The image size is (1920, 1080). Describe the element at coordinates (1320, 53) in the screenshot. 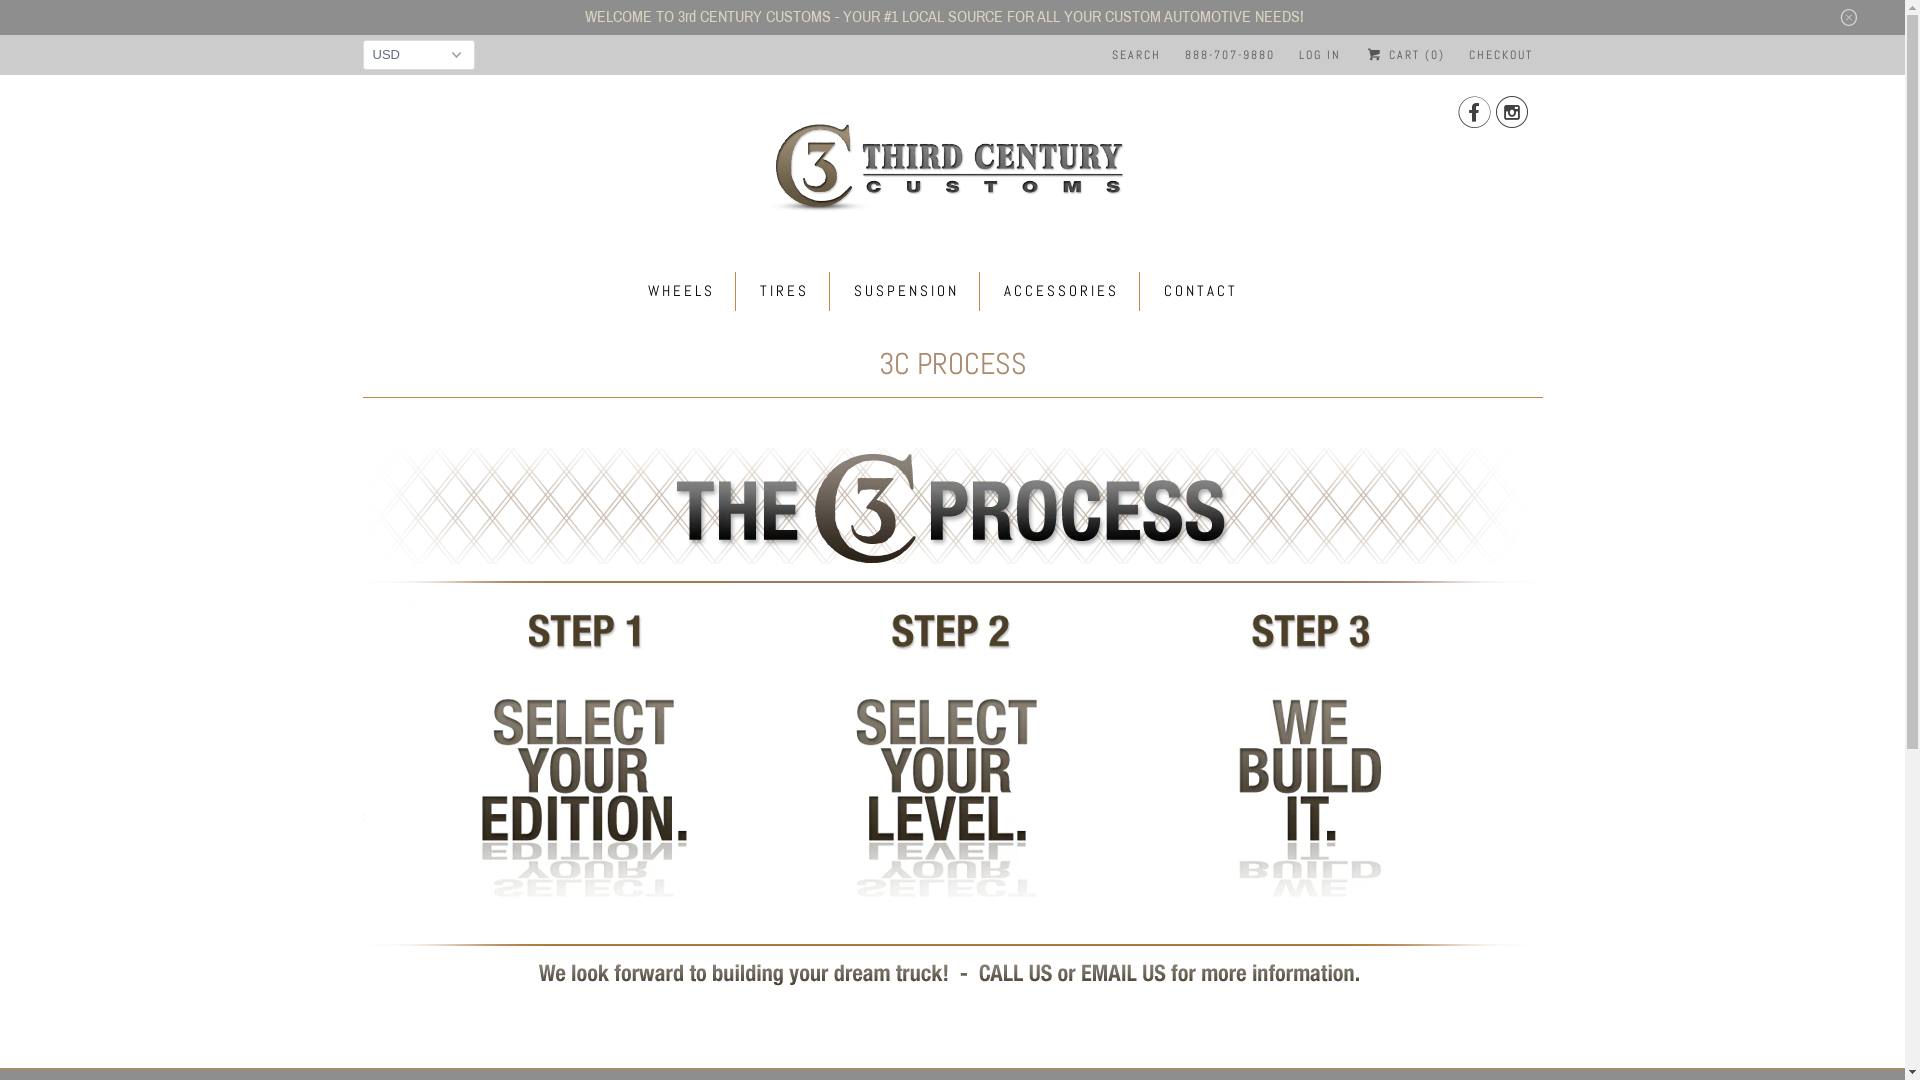

I see `'LOG IN'` at that location.